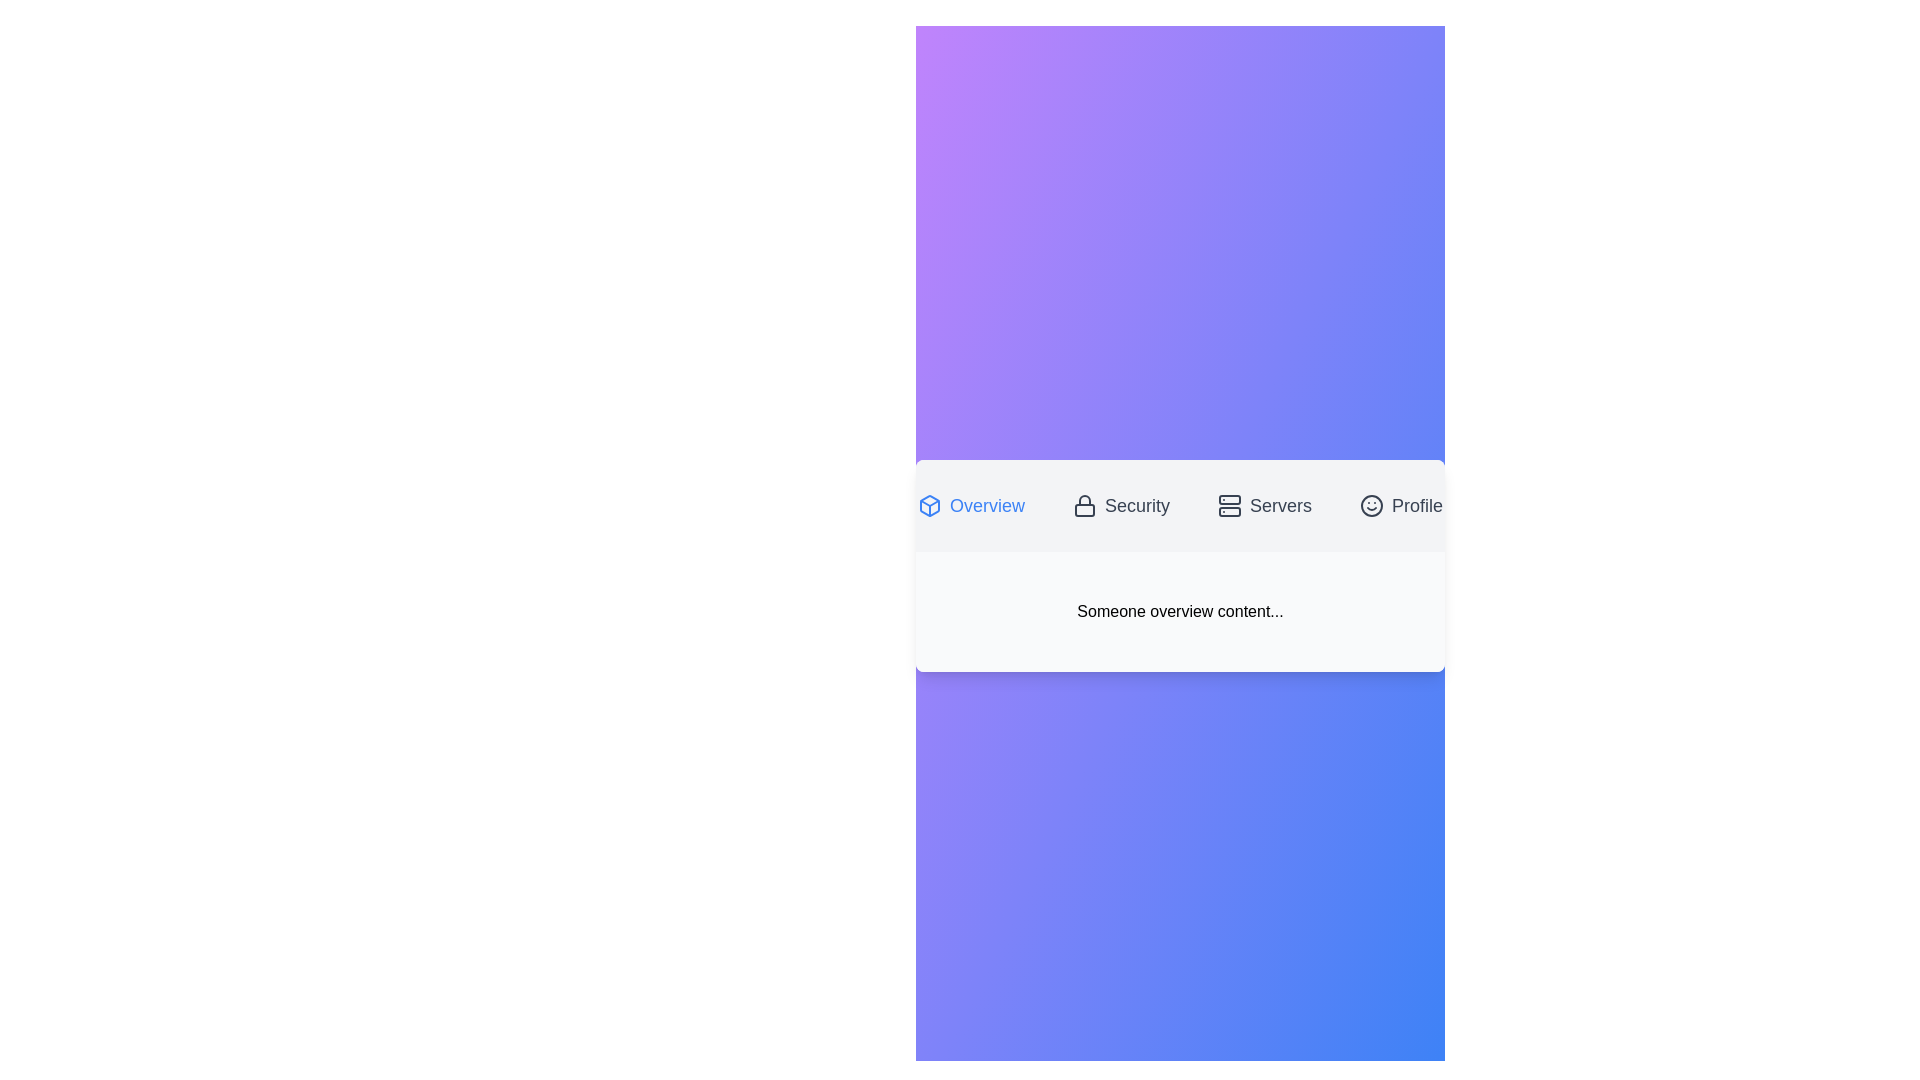  Describe the element at coordinates (1137, 504) in the screenshot. I see `the 'Security' text label in the navigation bar` at that location.